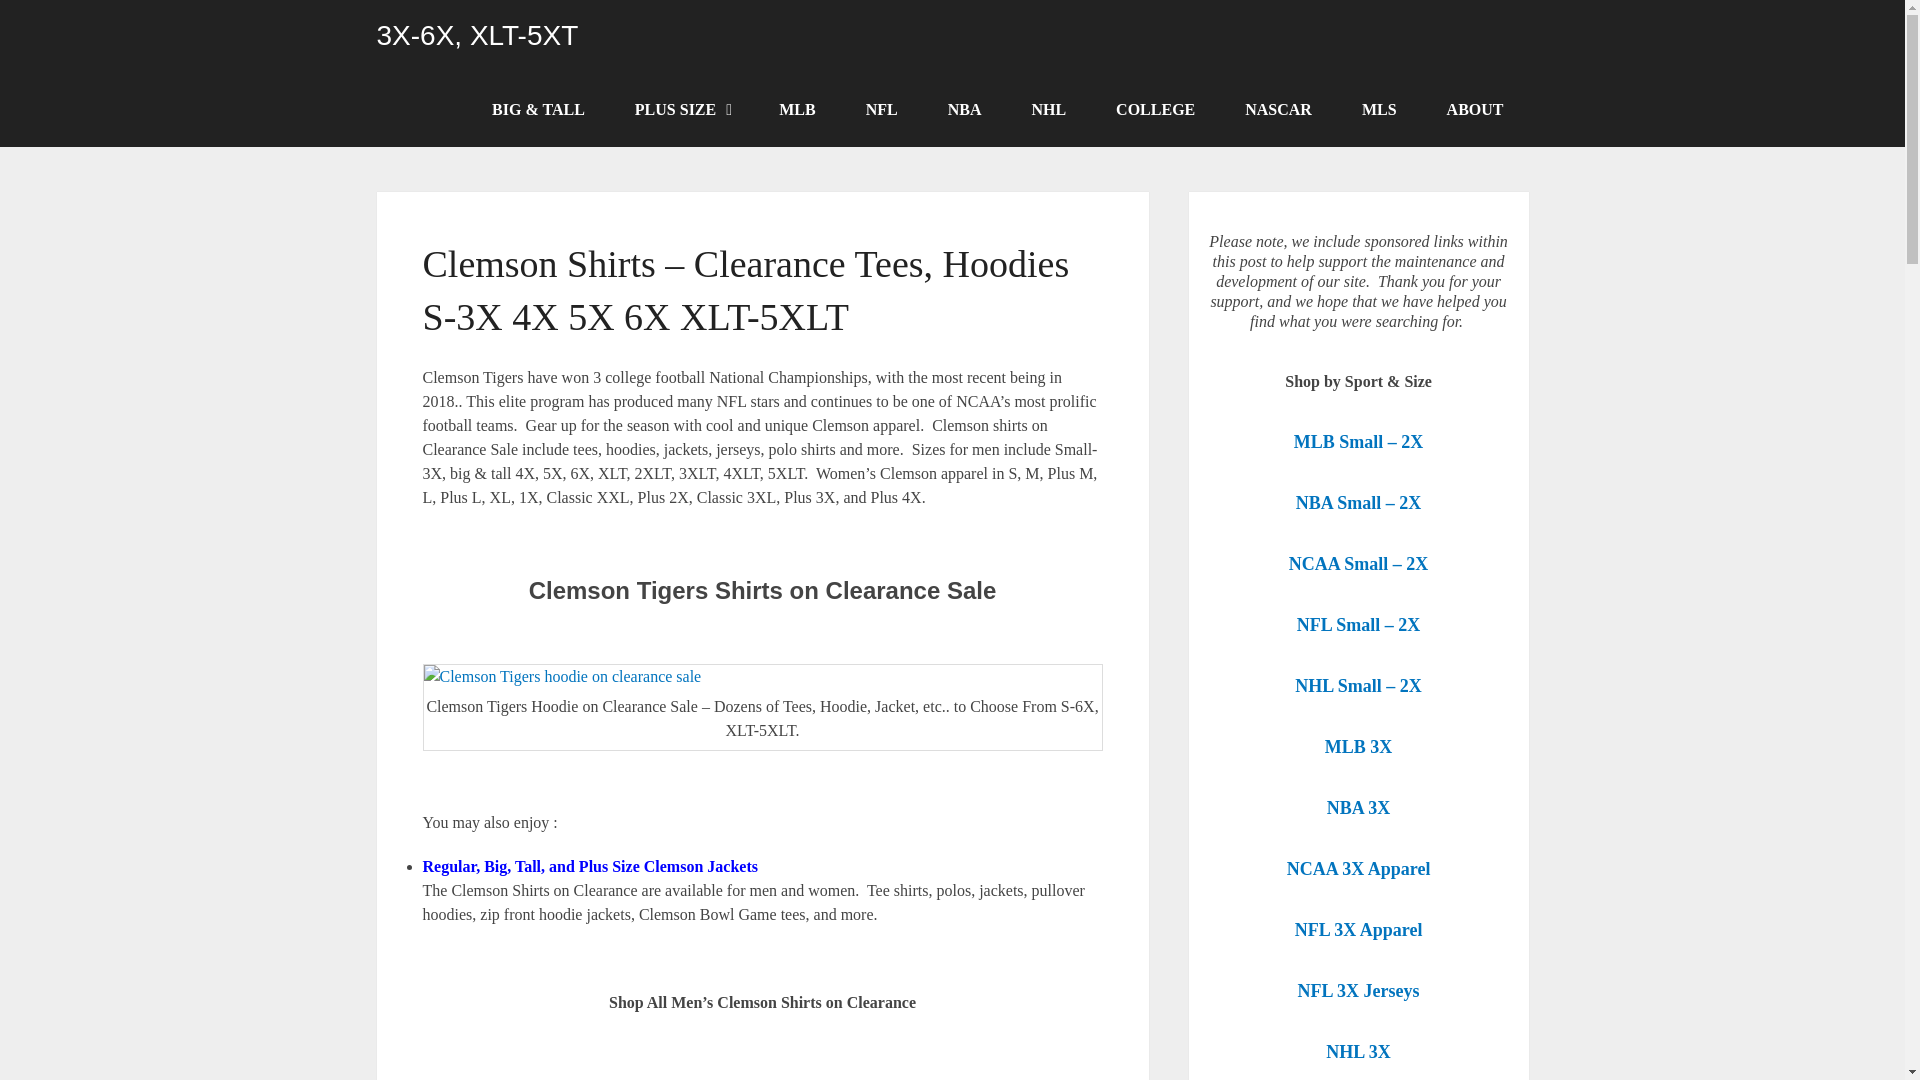 This screenshot has height=1080, width=1920. Describe the element at coordinates (1358, 1051) in the screenshot. I see `'NHL 3X'` at that location.